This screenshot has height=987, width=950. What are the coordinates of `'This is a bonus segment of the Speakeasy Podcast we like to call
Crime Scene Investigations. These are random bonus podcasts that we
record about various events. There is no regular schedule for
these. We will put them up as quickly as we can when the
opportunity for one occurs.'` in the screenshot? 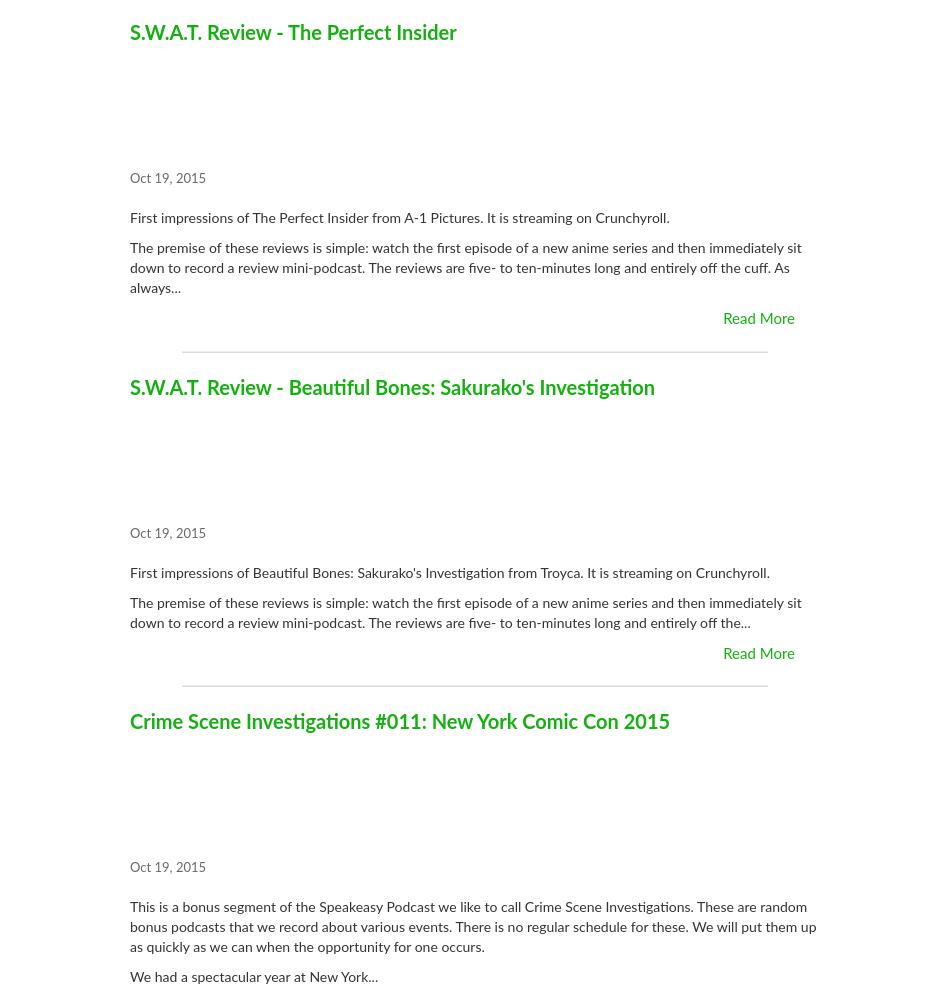 It's located at (472, 927).